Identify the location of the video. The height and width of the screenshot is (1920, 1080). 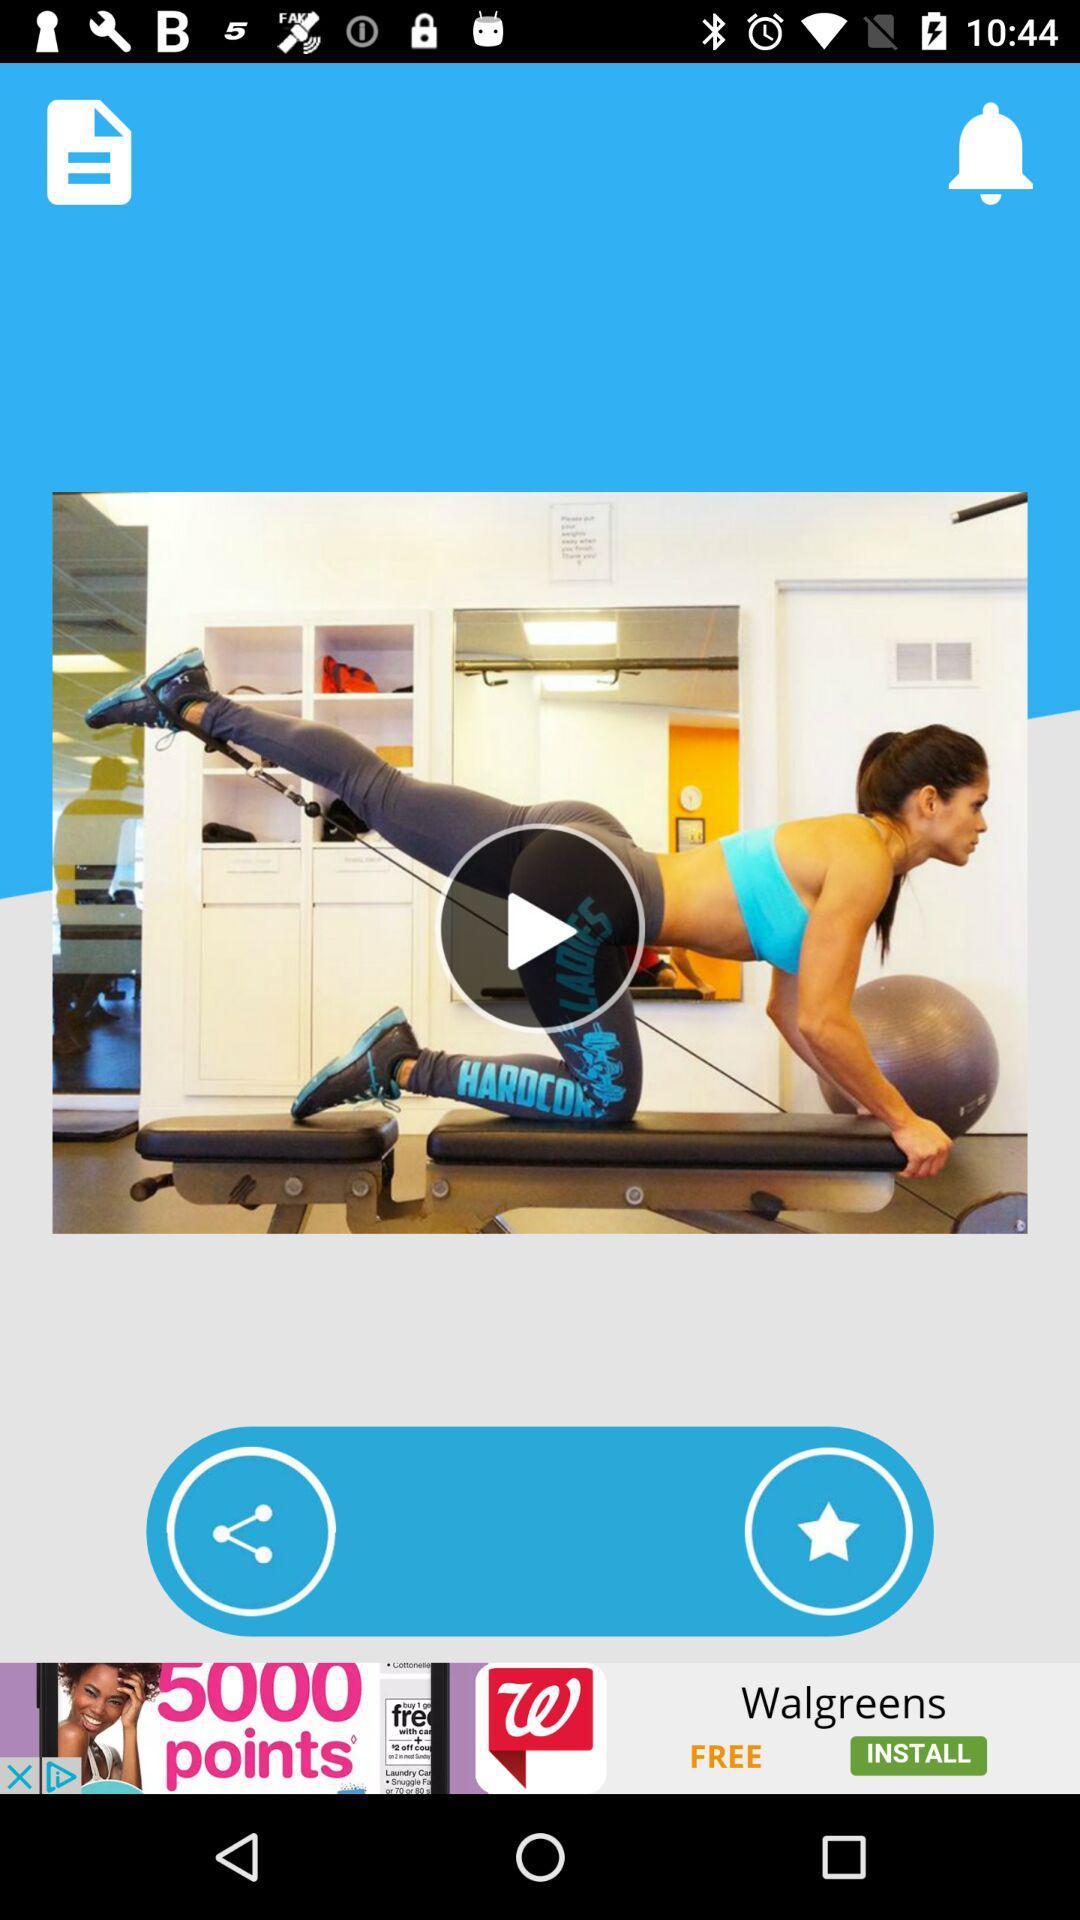
(540, 927).